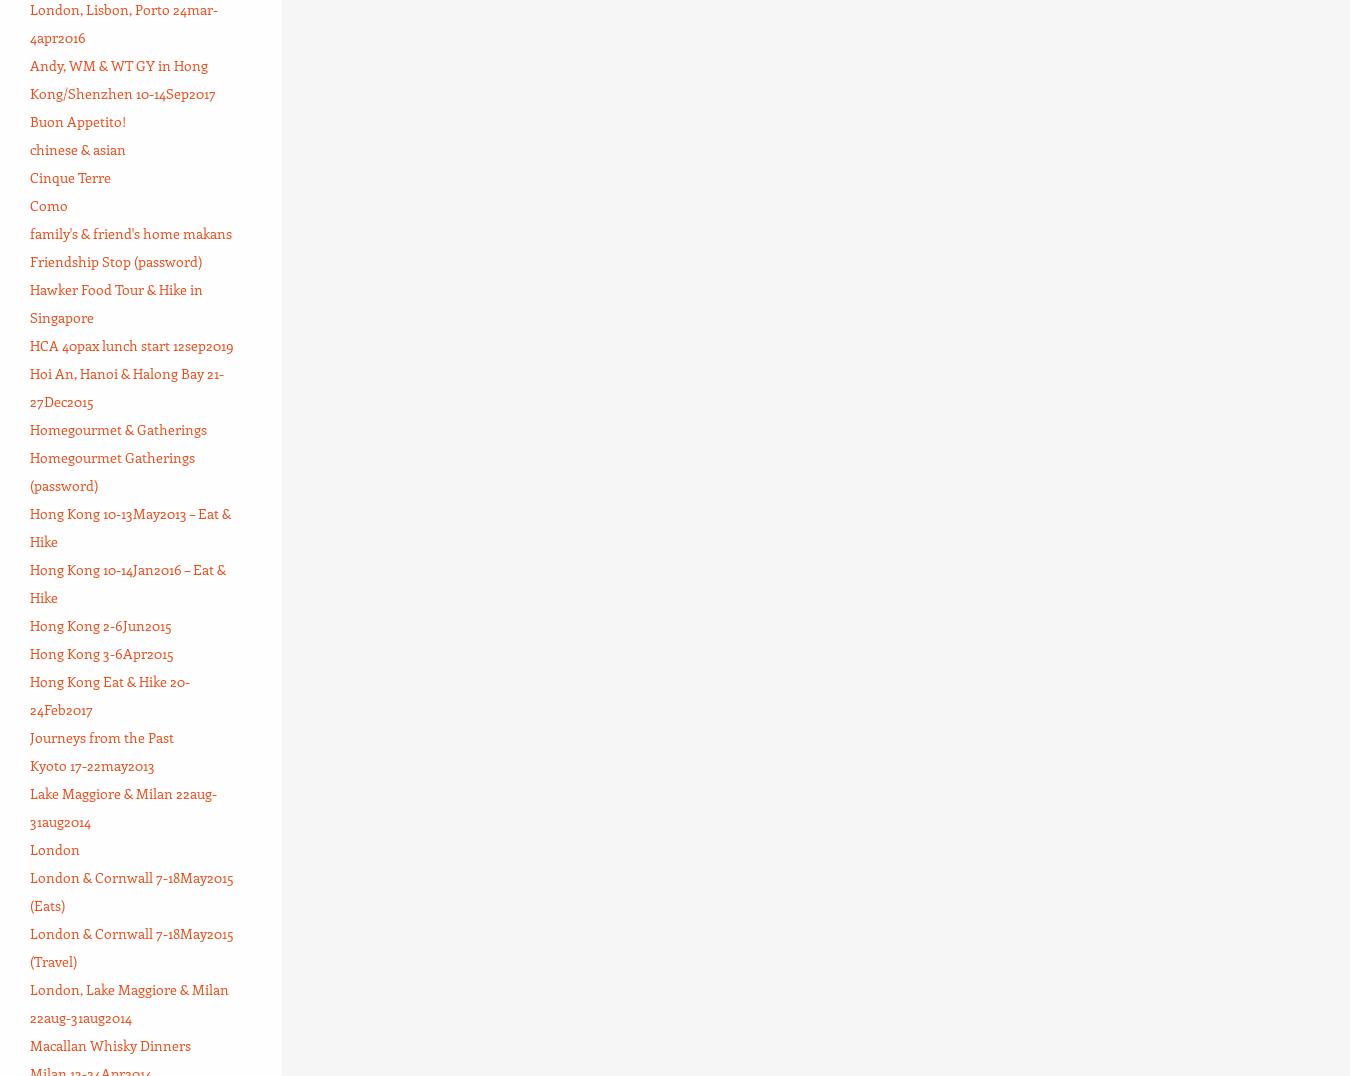 The width and height of the screenshot is (1350, 1076). What do you see at coordinates (127, 385) in the screenshot?
I see `'Hoi An, Hanoi & Halong Bay 21-27Dec2015'` at bounding box center [127, 385].